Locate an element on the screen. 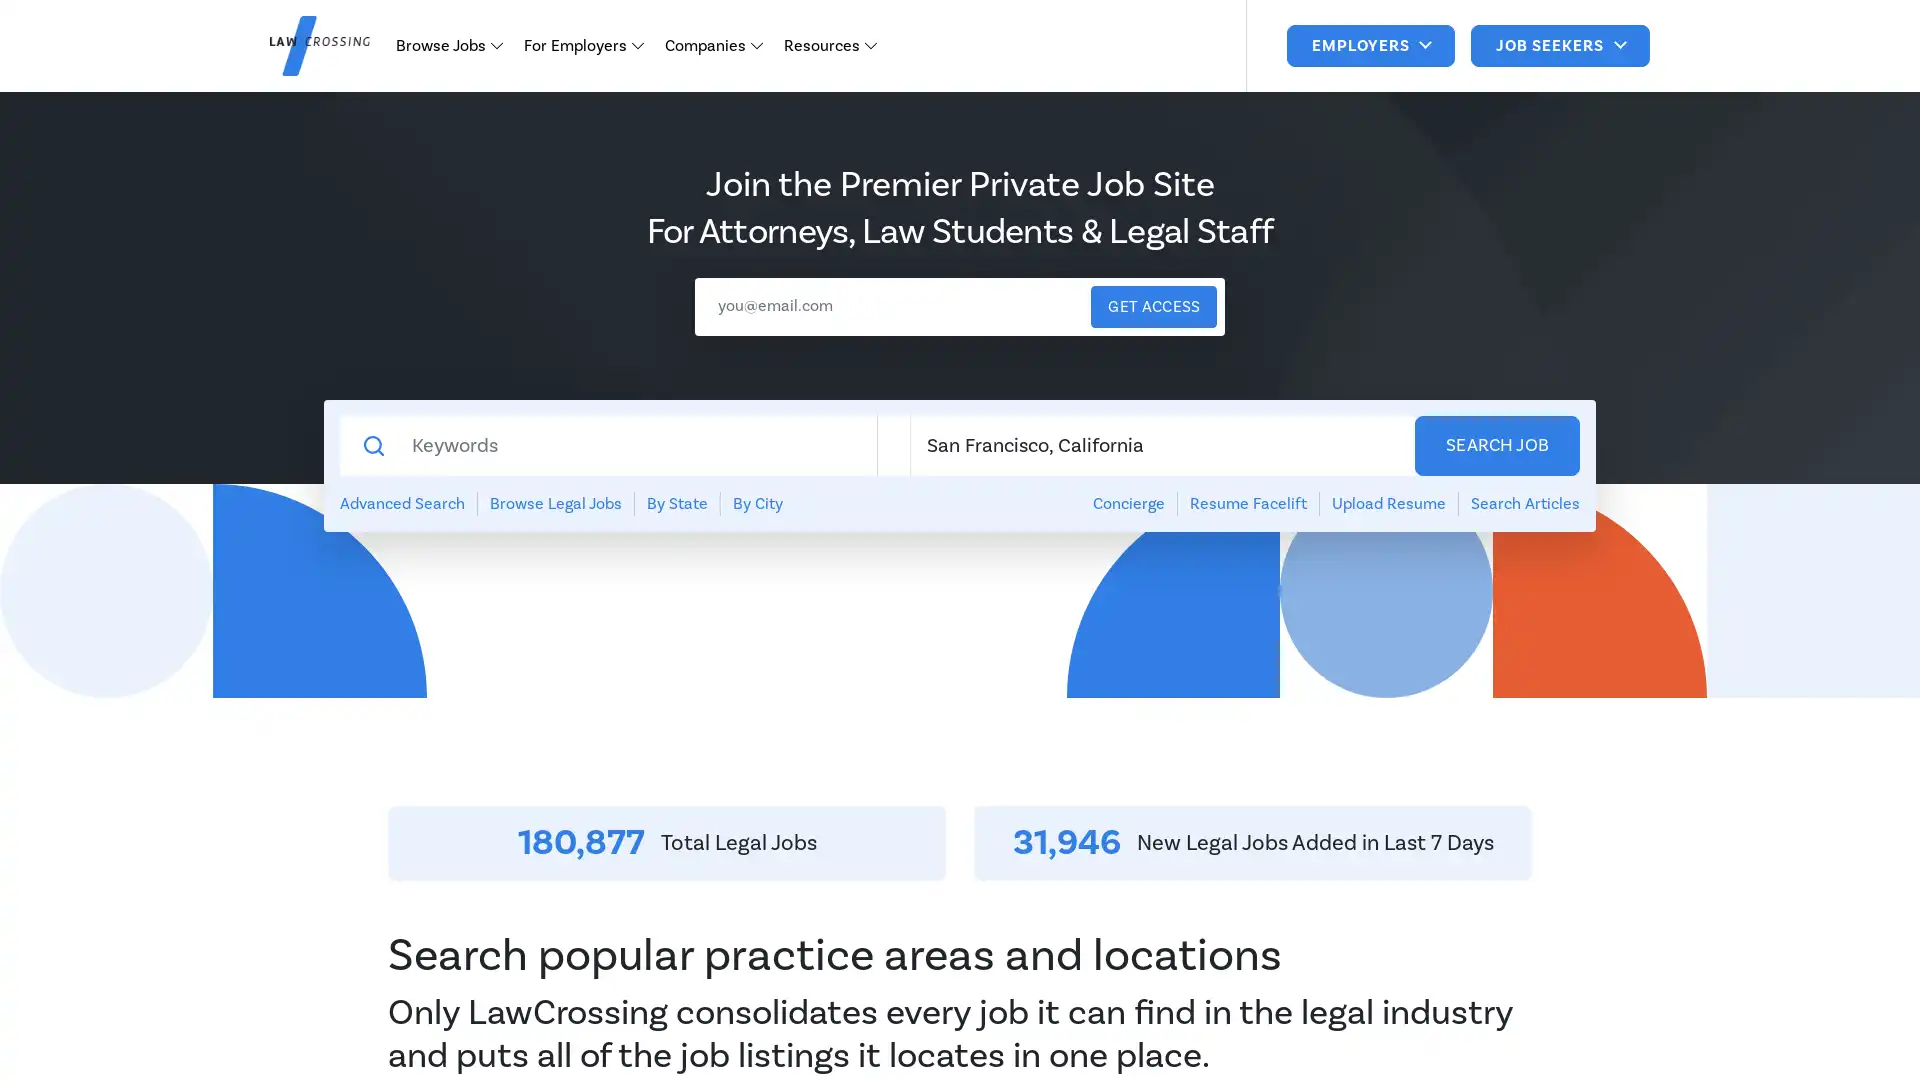  EMPLOYERS is located at coordinates (1369, 45).